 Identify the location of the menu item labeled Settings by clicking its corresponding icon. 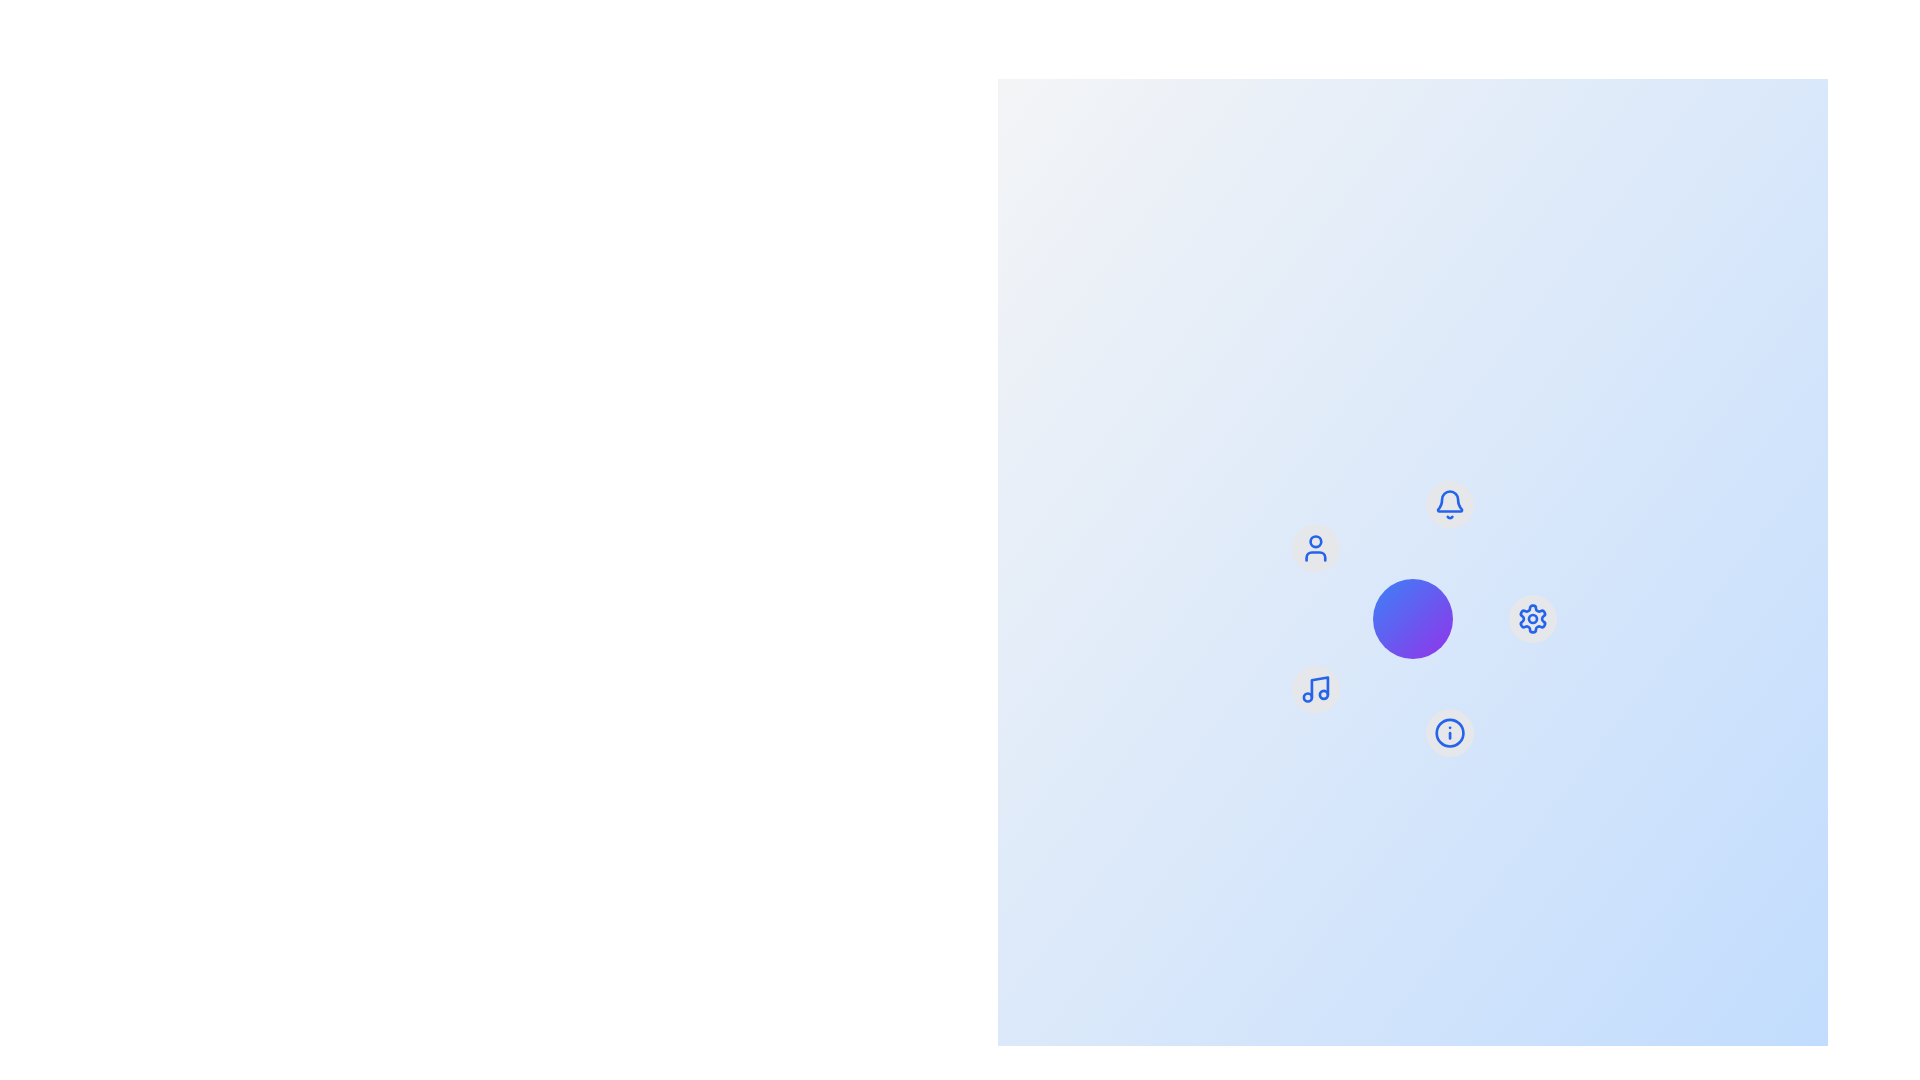
(1531, 617).